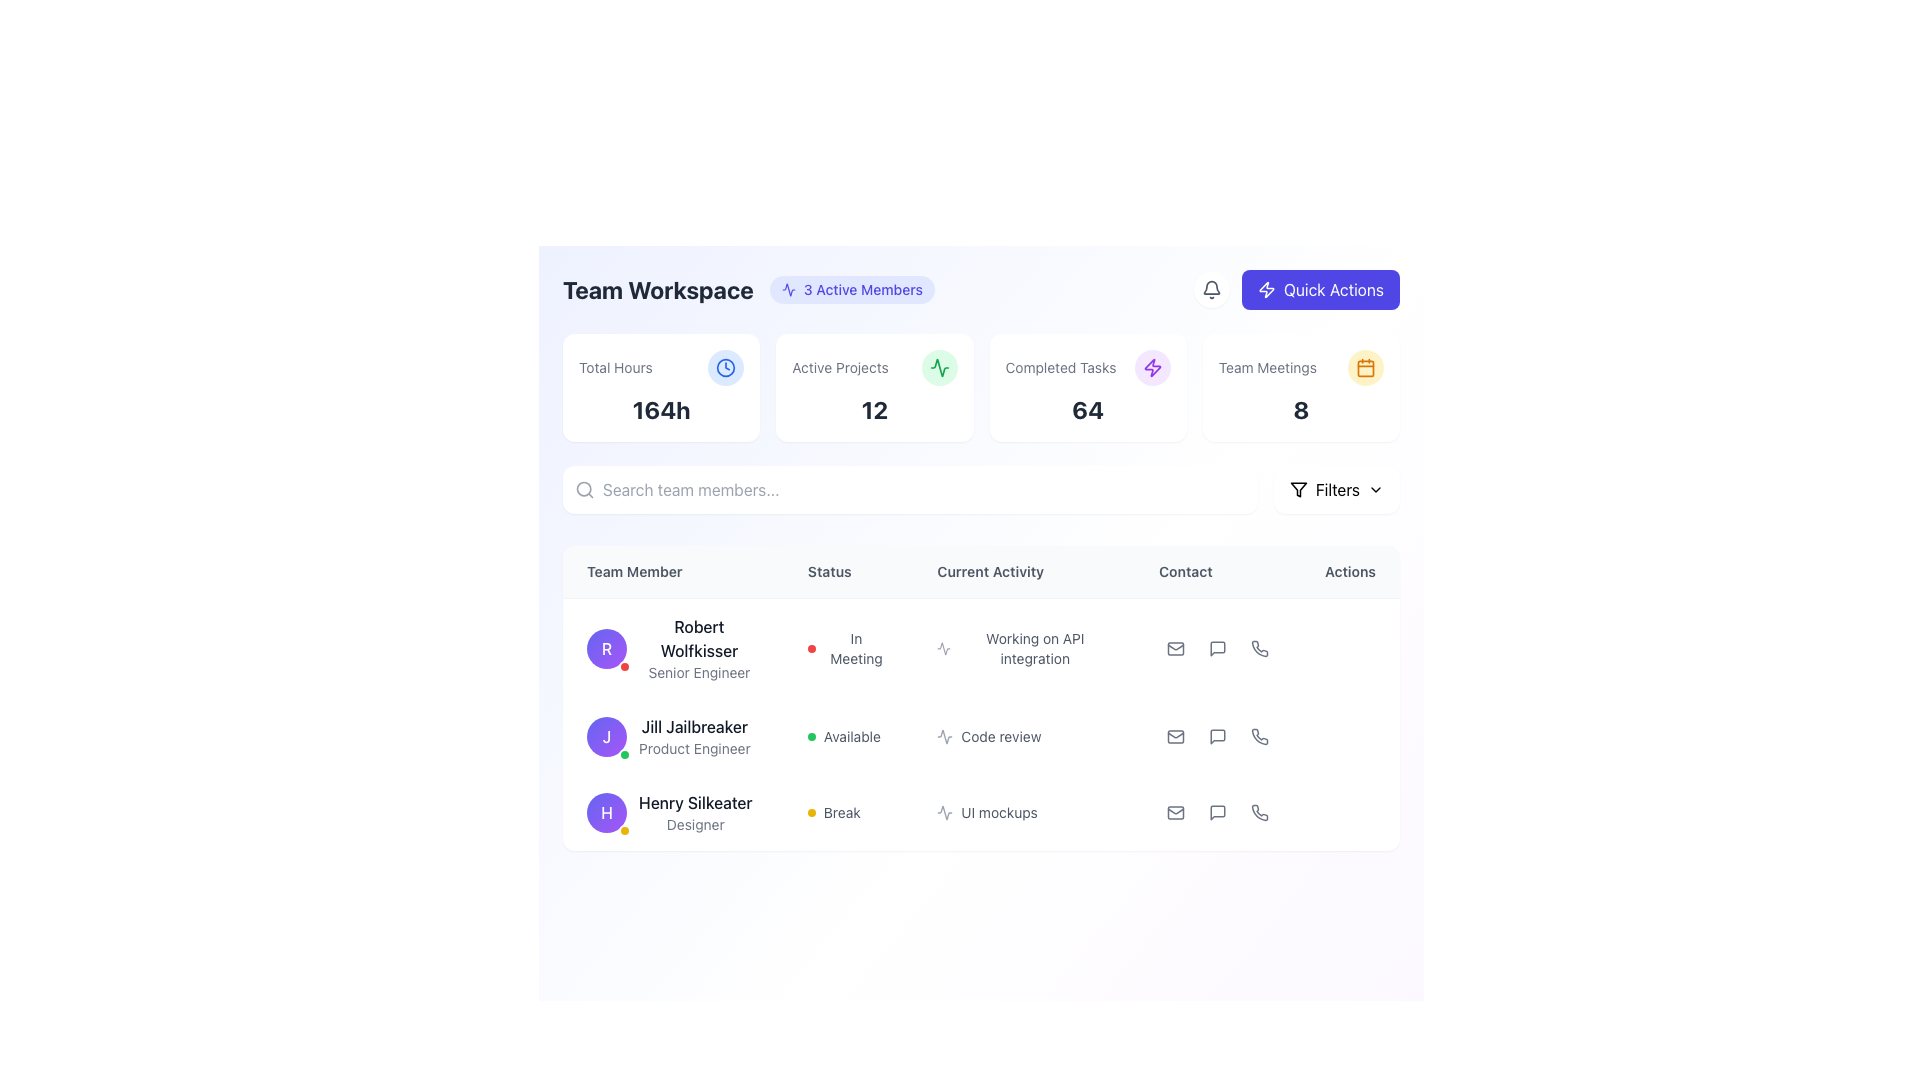 The height and width of the screenshot is (1080, 1920). Describe the element at coordinates (1024, 736) in the screenshot. I see `the 'Code review' status text label with icon in the second row of the 'Current Activity' column for team member Jill Jailbreaker` at that location.